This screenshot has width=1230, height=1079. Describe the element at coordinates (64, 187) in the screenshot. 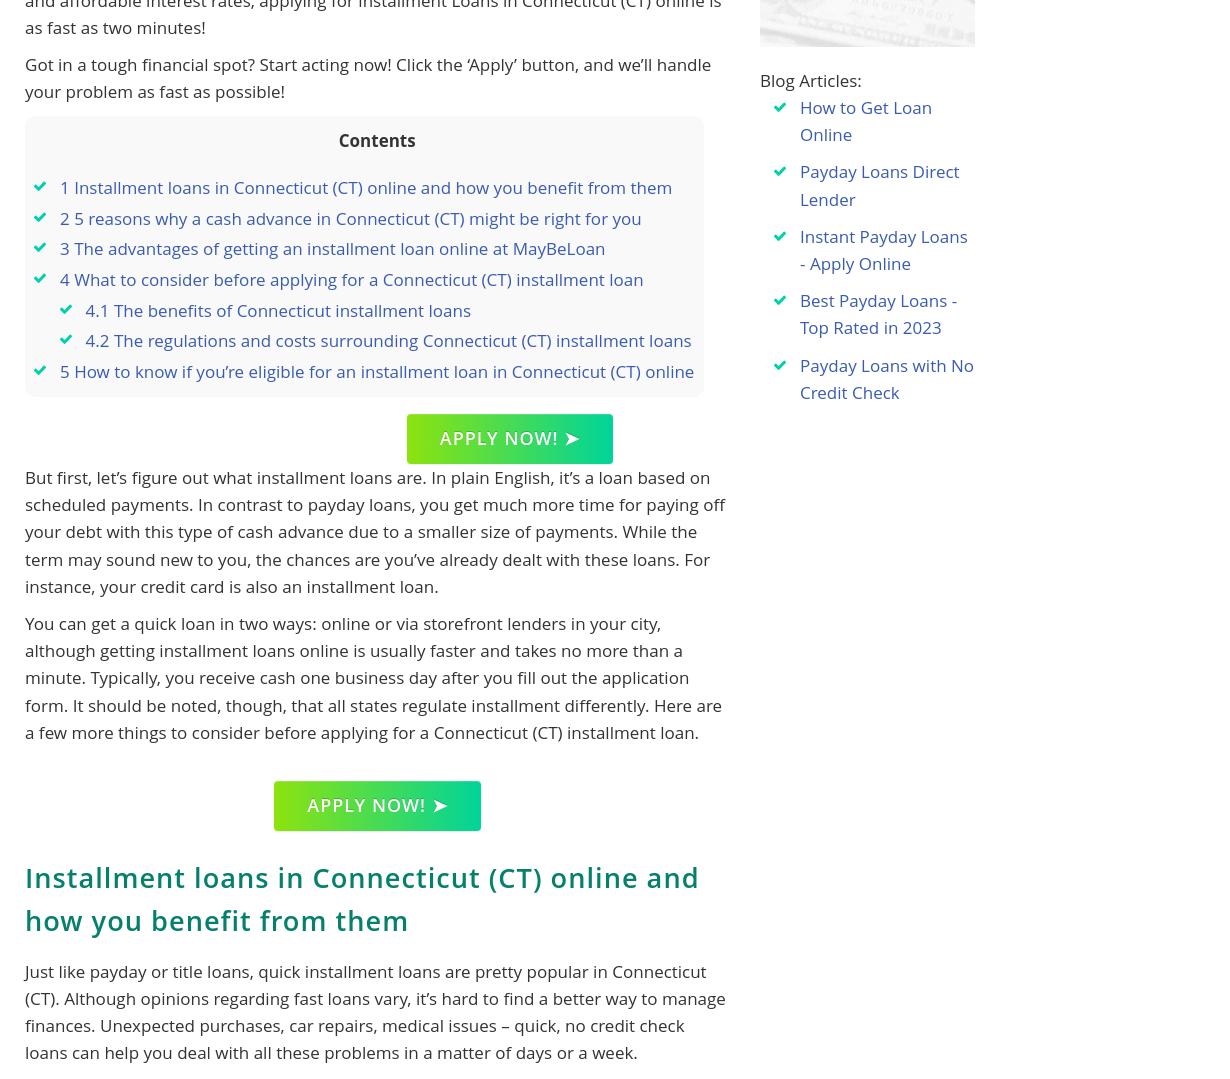

I see `'1'` at that location.